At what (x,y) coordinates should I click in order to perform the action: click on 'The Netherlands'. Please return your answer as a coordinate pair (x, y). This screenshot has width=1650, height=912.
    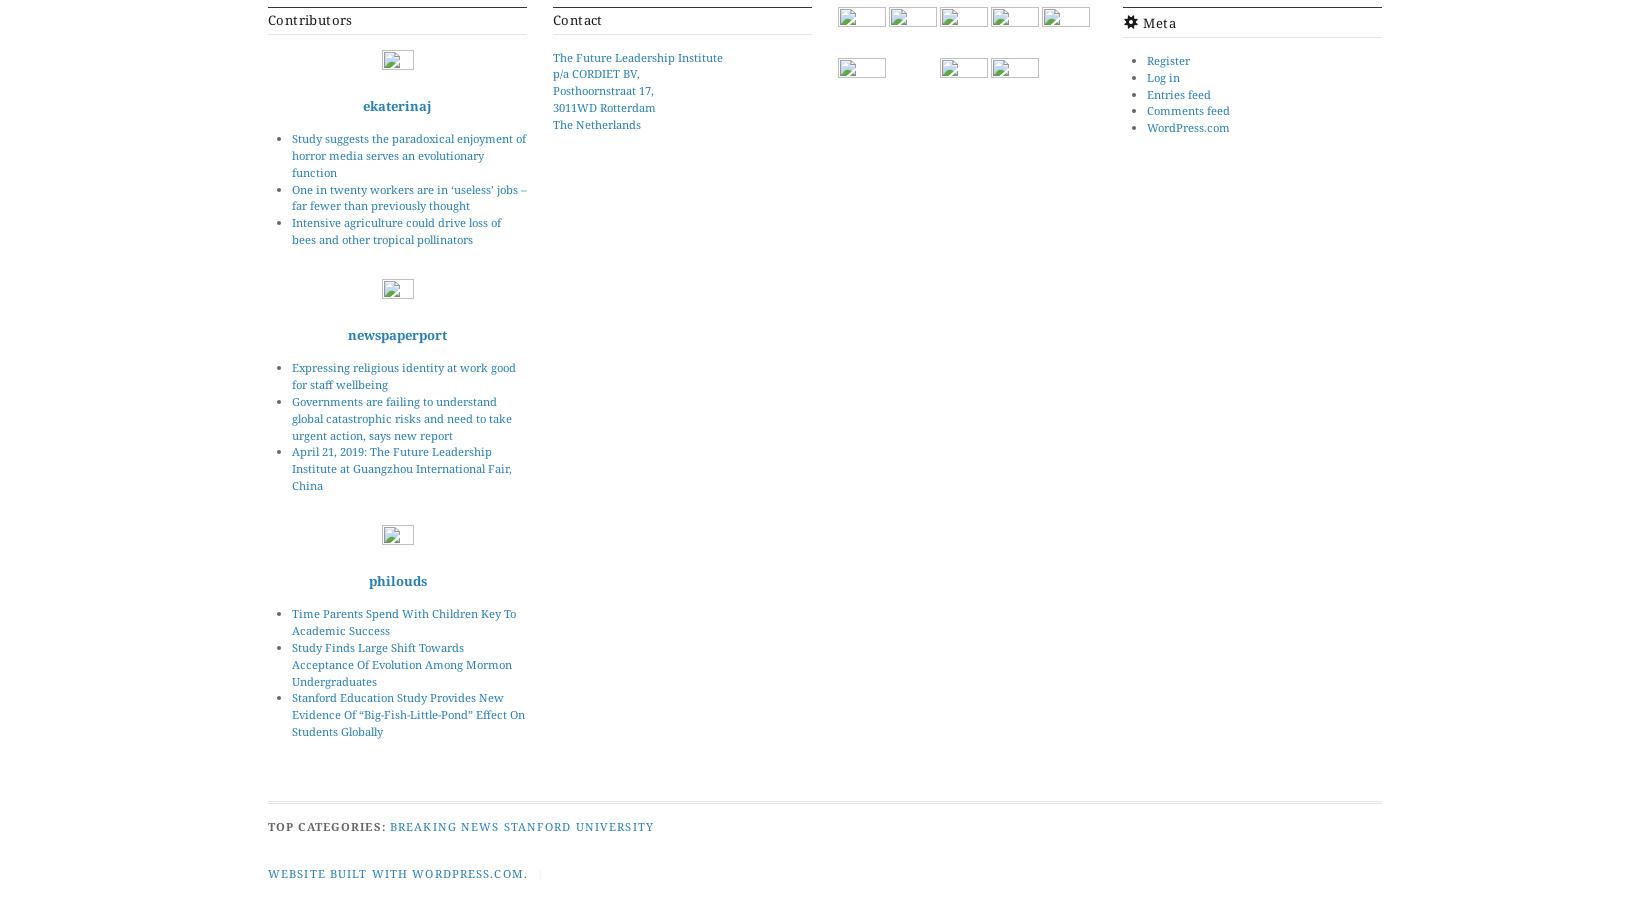
    Looking at the image, I should click on (595, 122).